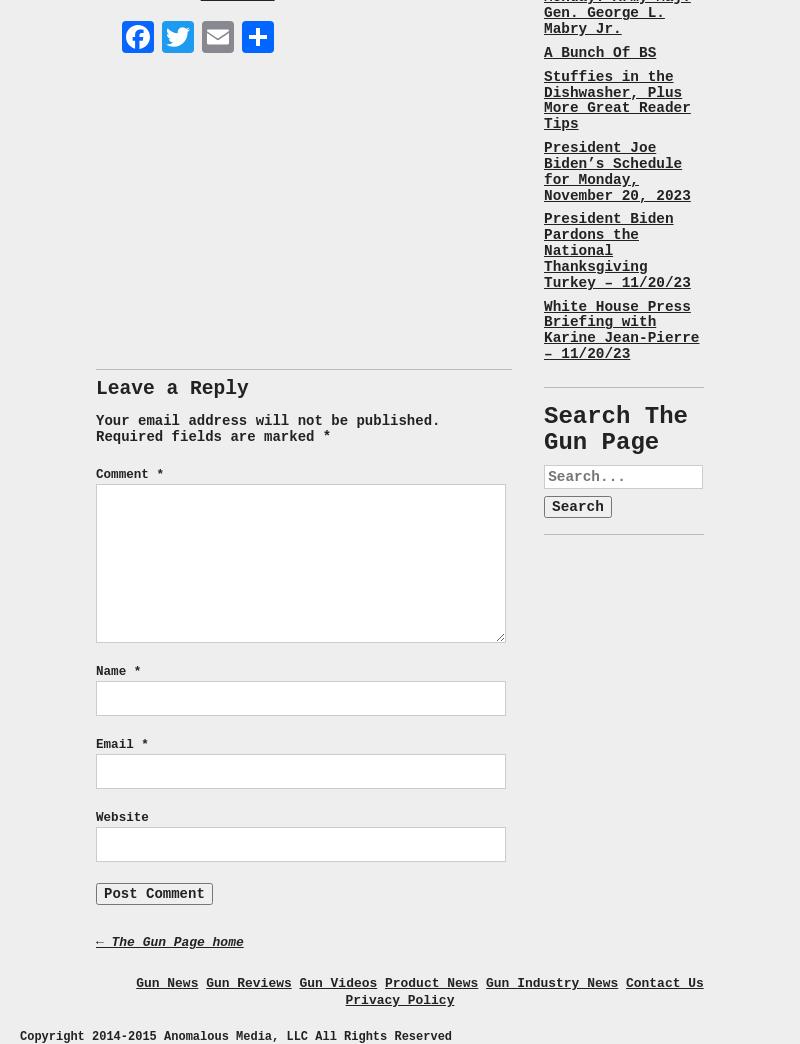  I want to click on 'Stuffies in the Dishwasher, Plus More Great Reader Tips', so click(616, 100).